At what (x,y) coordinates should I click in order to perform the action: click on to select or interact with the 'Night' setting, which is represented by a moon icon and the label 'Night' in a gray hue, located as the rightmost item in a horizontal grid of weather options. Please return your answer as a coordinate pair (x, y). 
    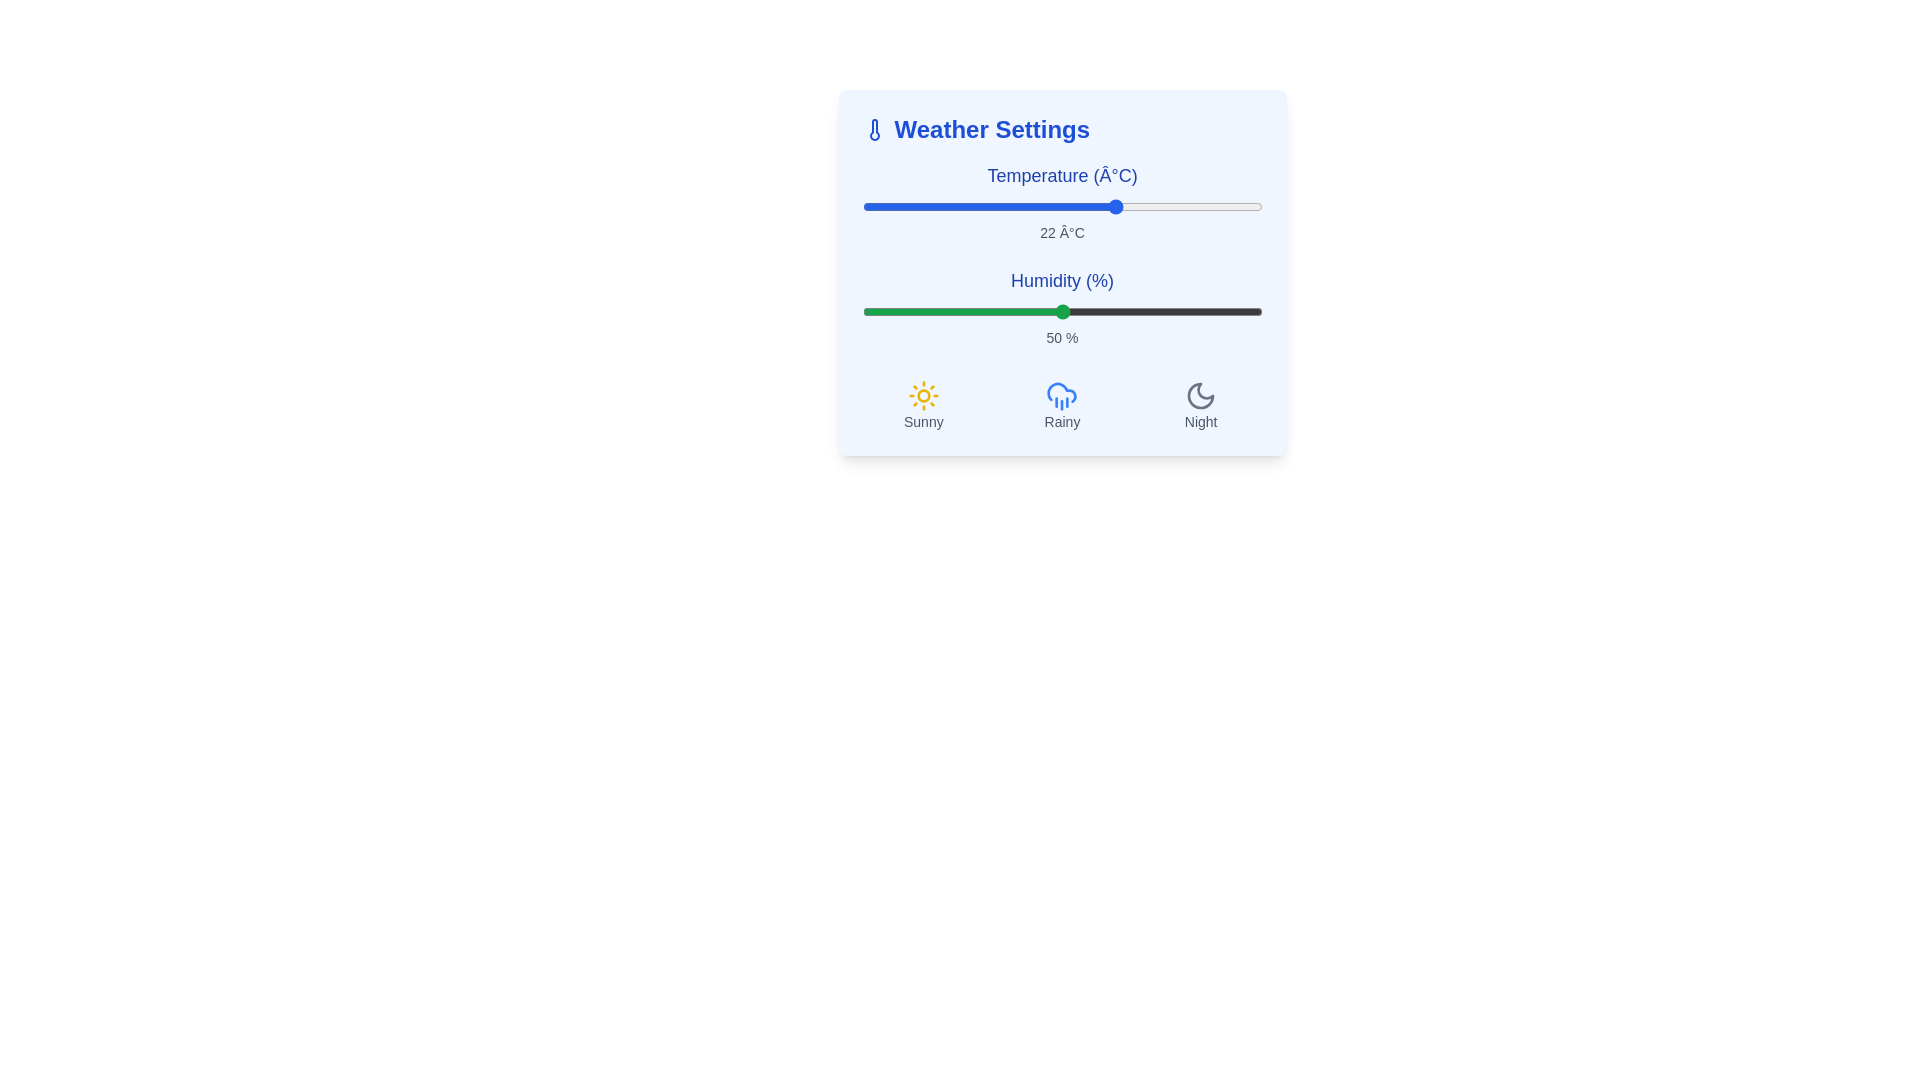
    Looking at the image, I should click on (1200, 405).